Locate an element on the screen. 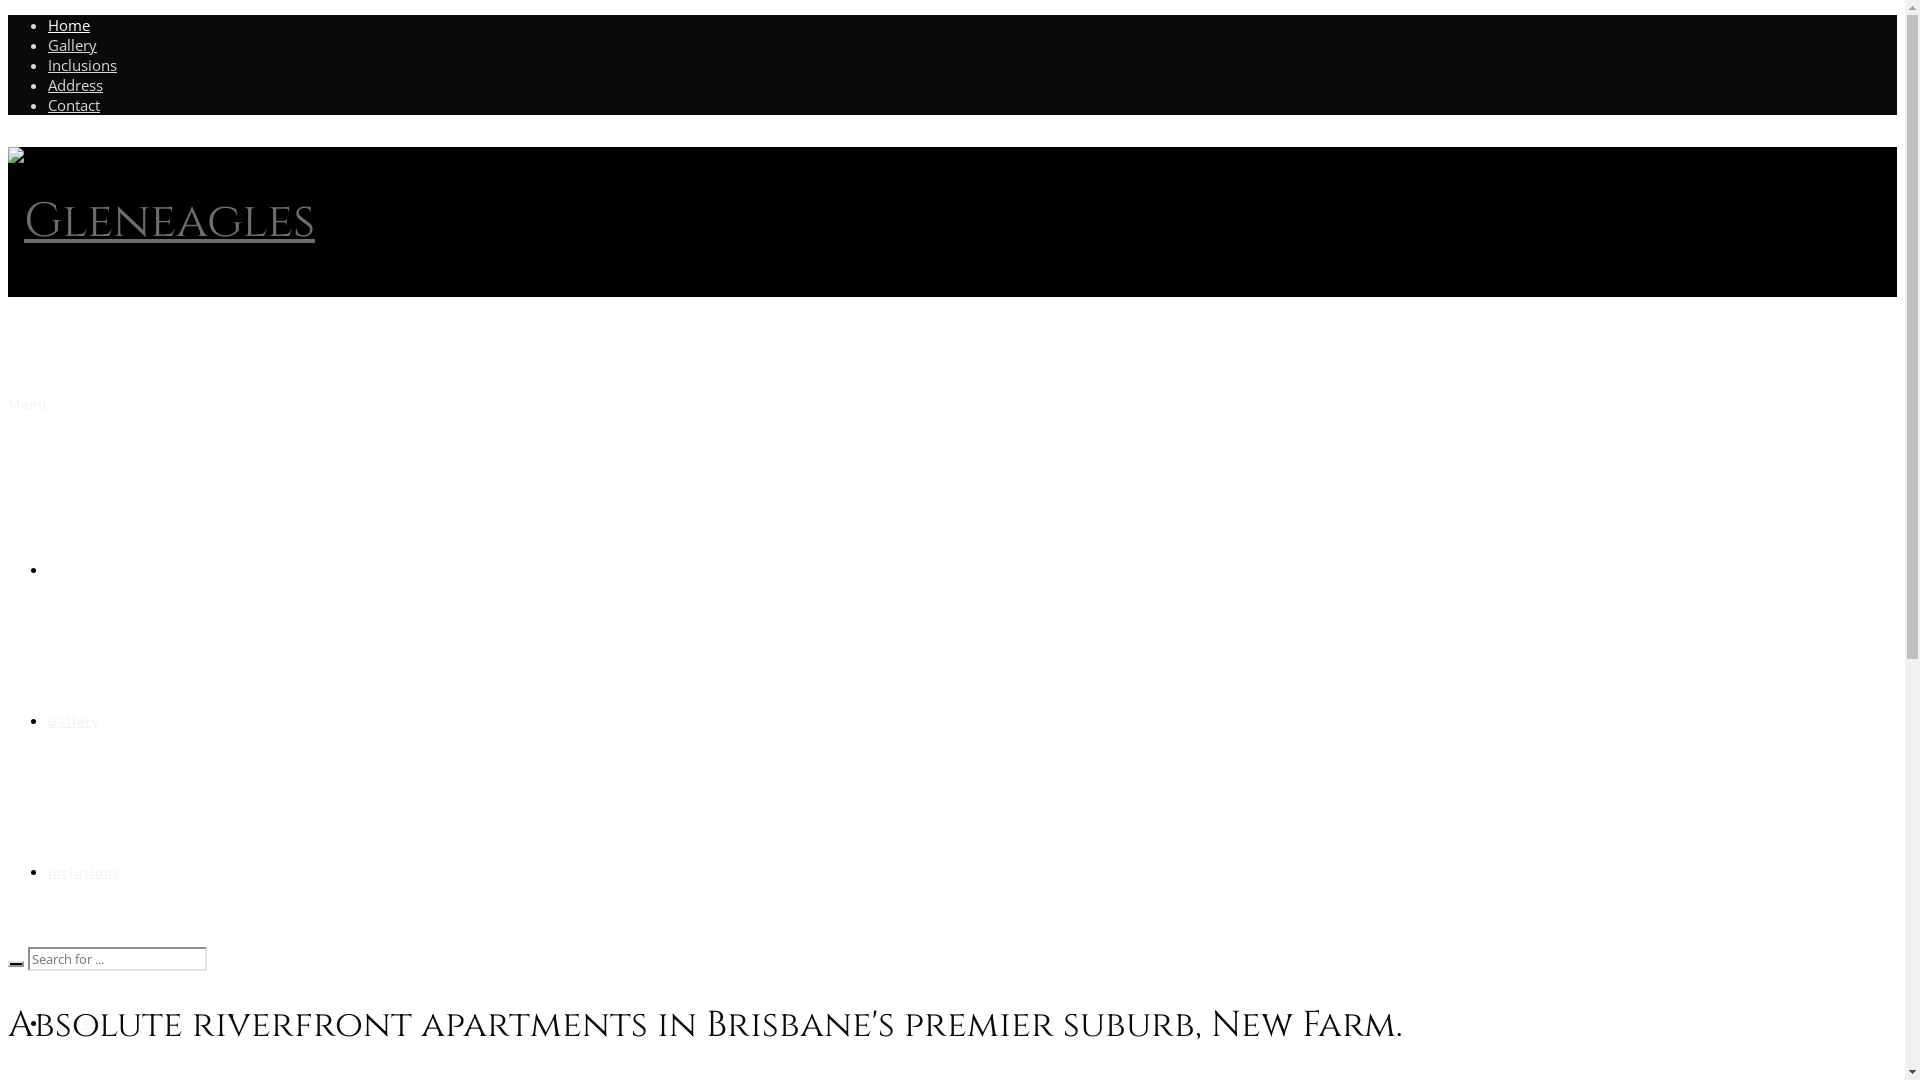  'Gallery' is located at coordinates (48, 721).